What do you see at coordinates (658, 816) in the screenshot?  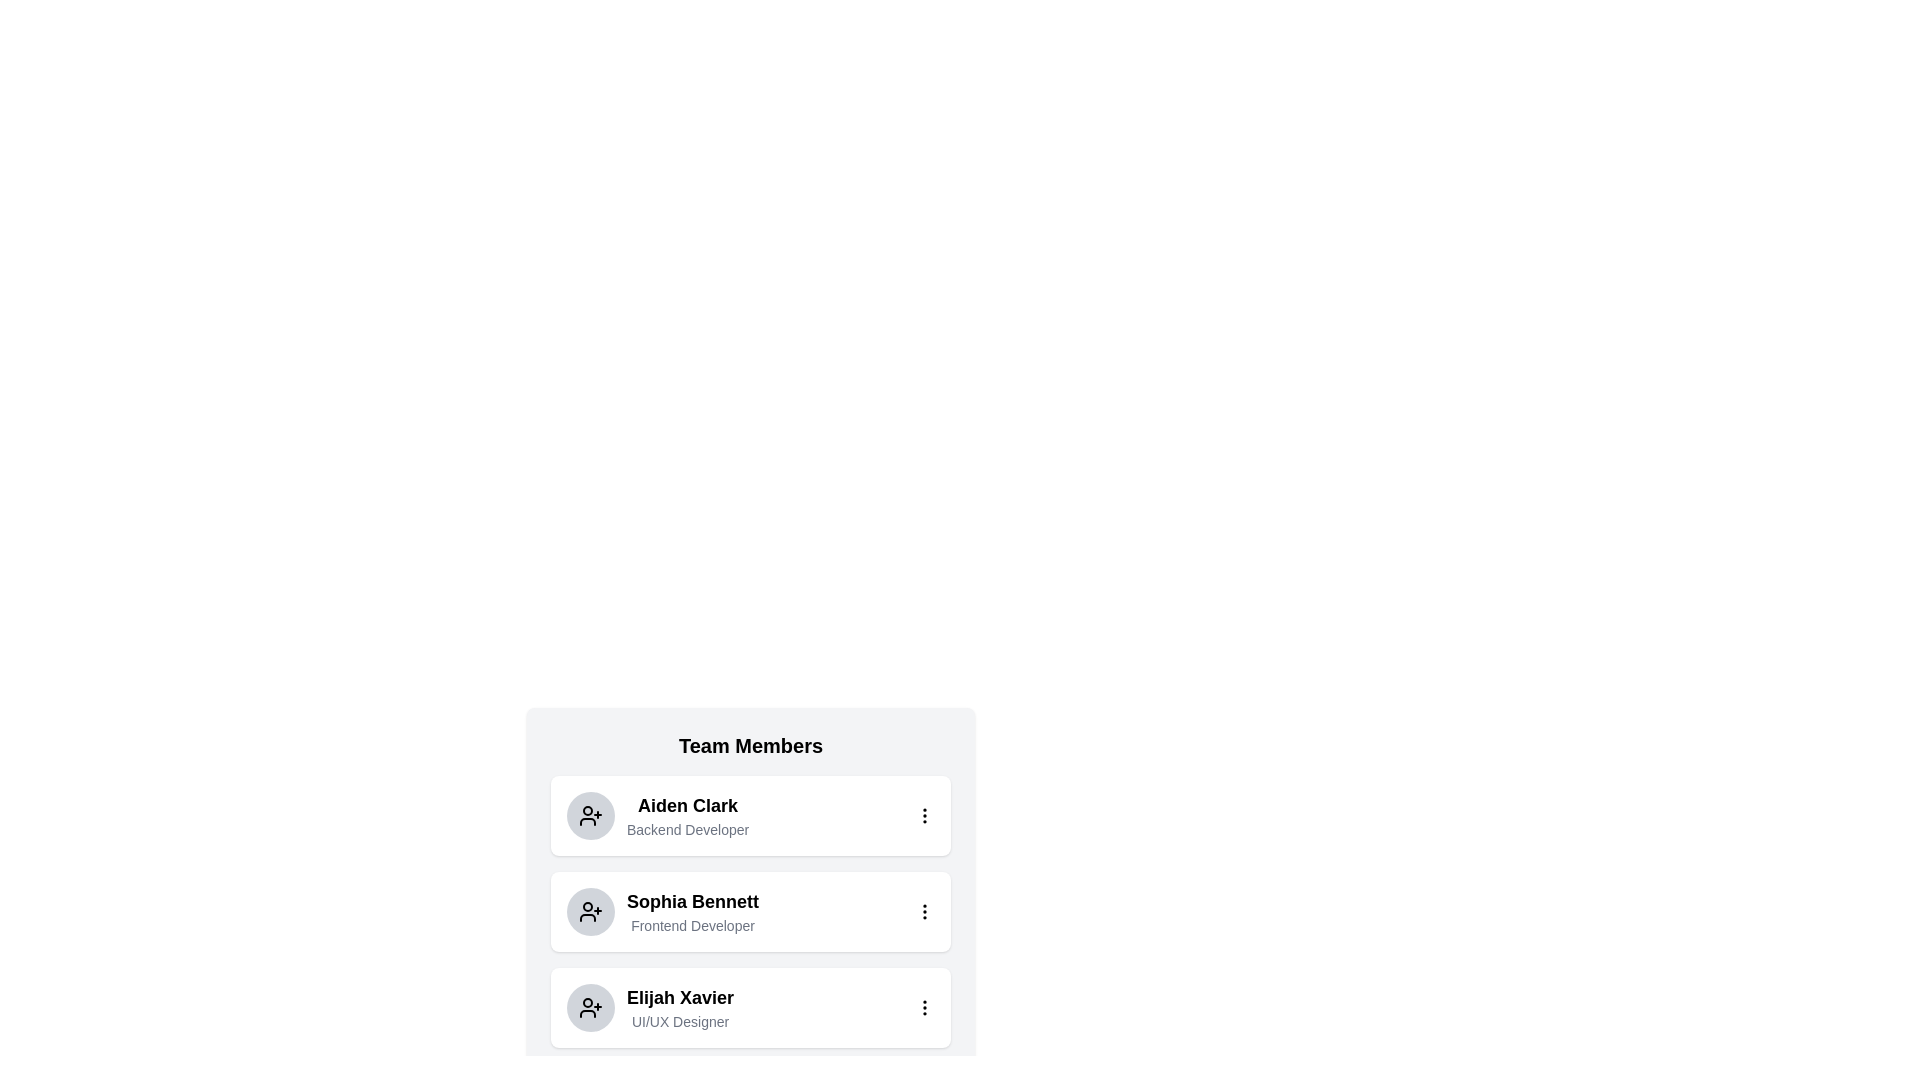 I see `the User Profile Block, which is the first entry in a vertical list of user profiles` at bounding box center [658, 816].